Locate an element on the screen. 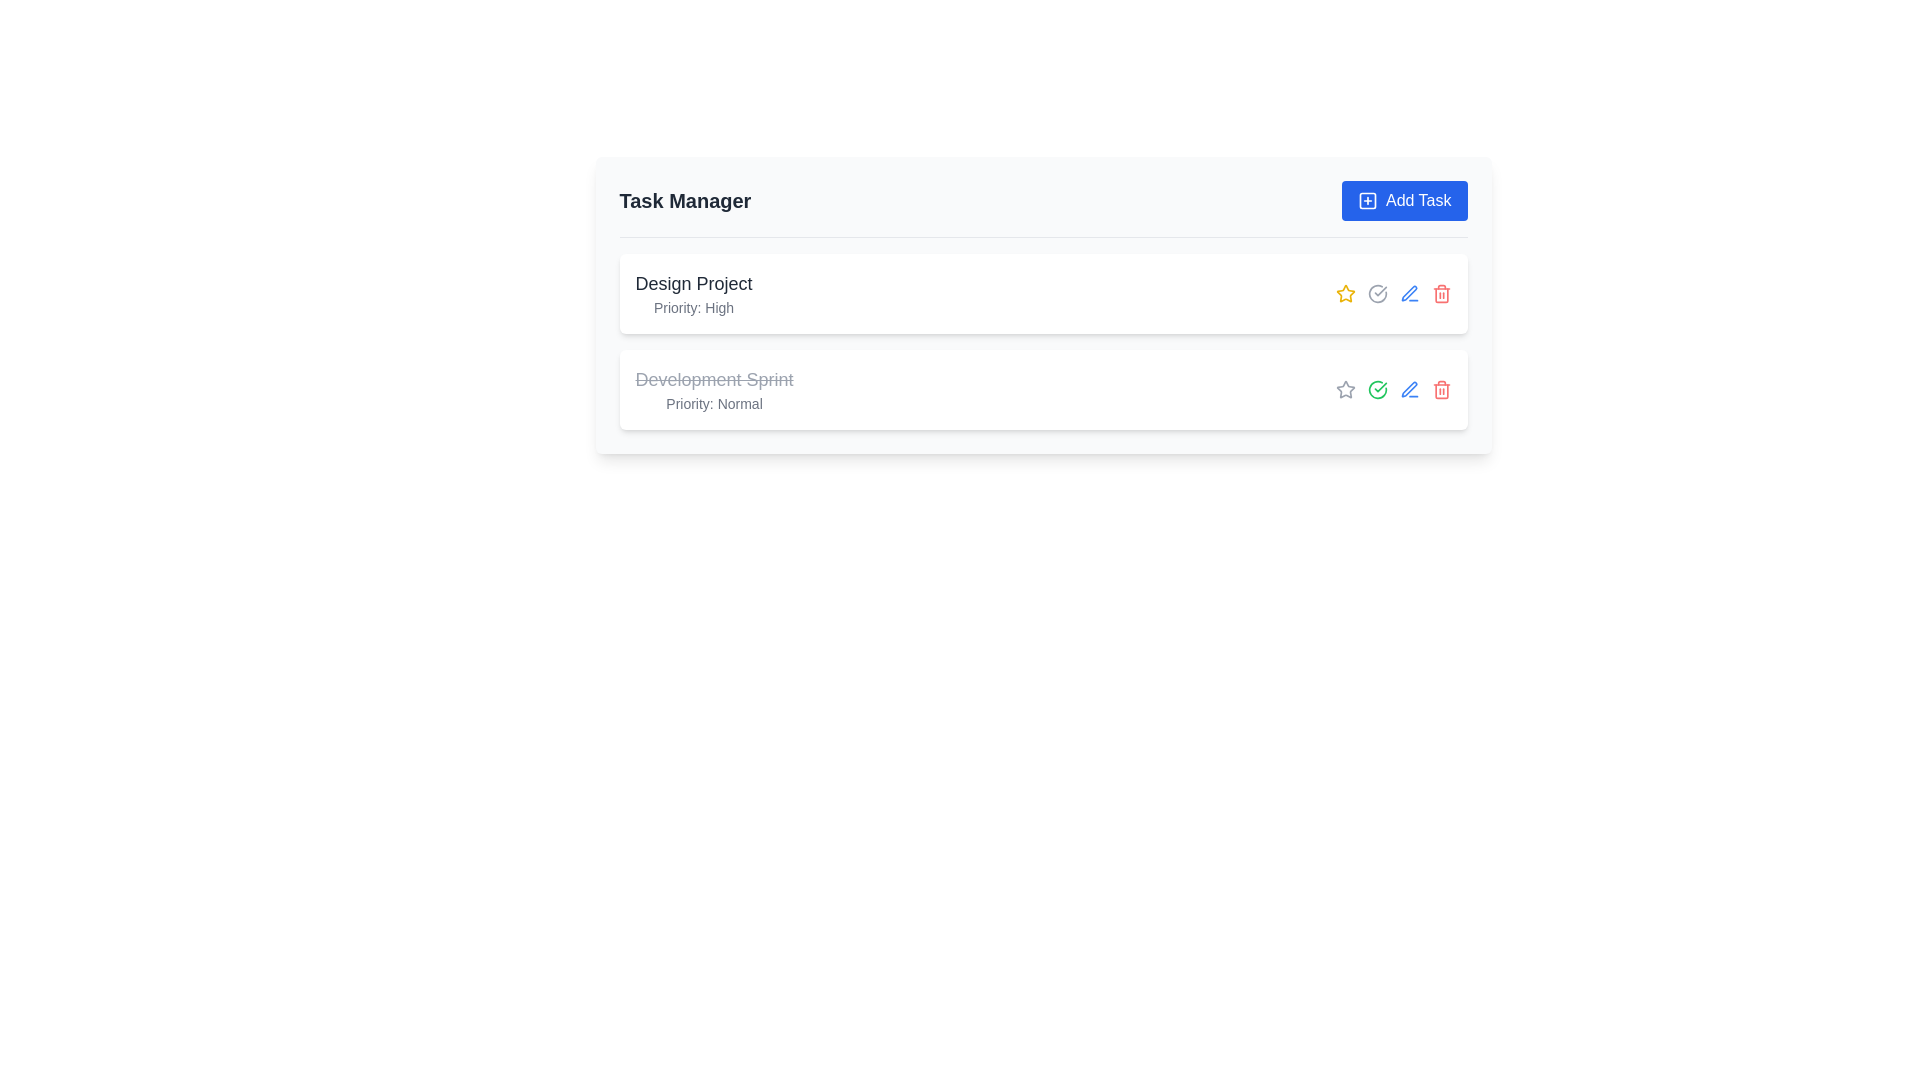 The height and width of the screenshot is (1080, 1920). the decorative icon within the 'Add Task' button located at the top-right corner of the task manager interface is located at coordinates (1367, 200).